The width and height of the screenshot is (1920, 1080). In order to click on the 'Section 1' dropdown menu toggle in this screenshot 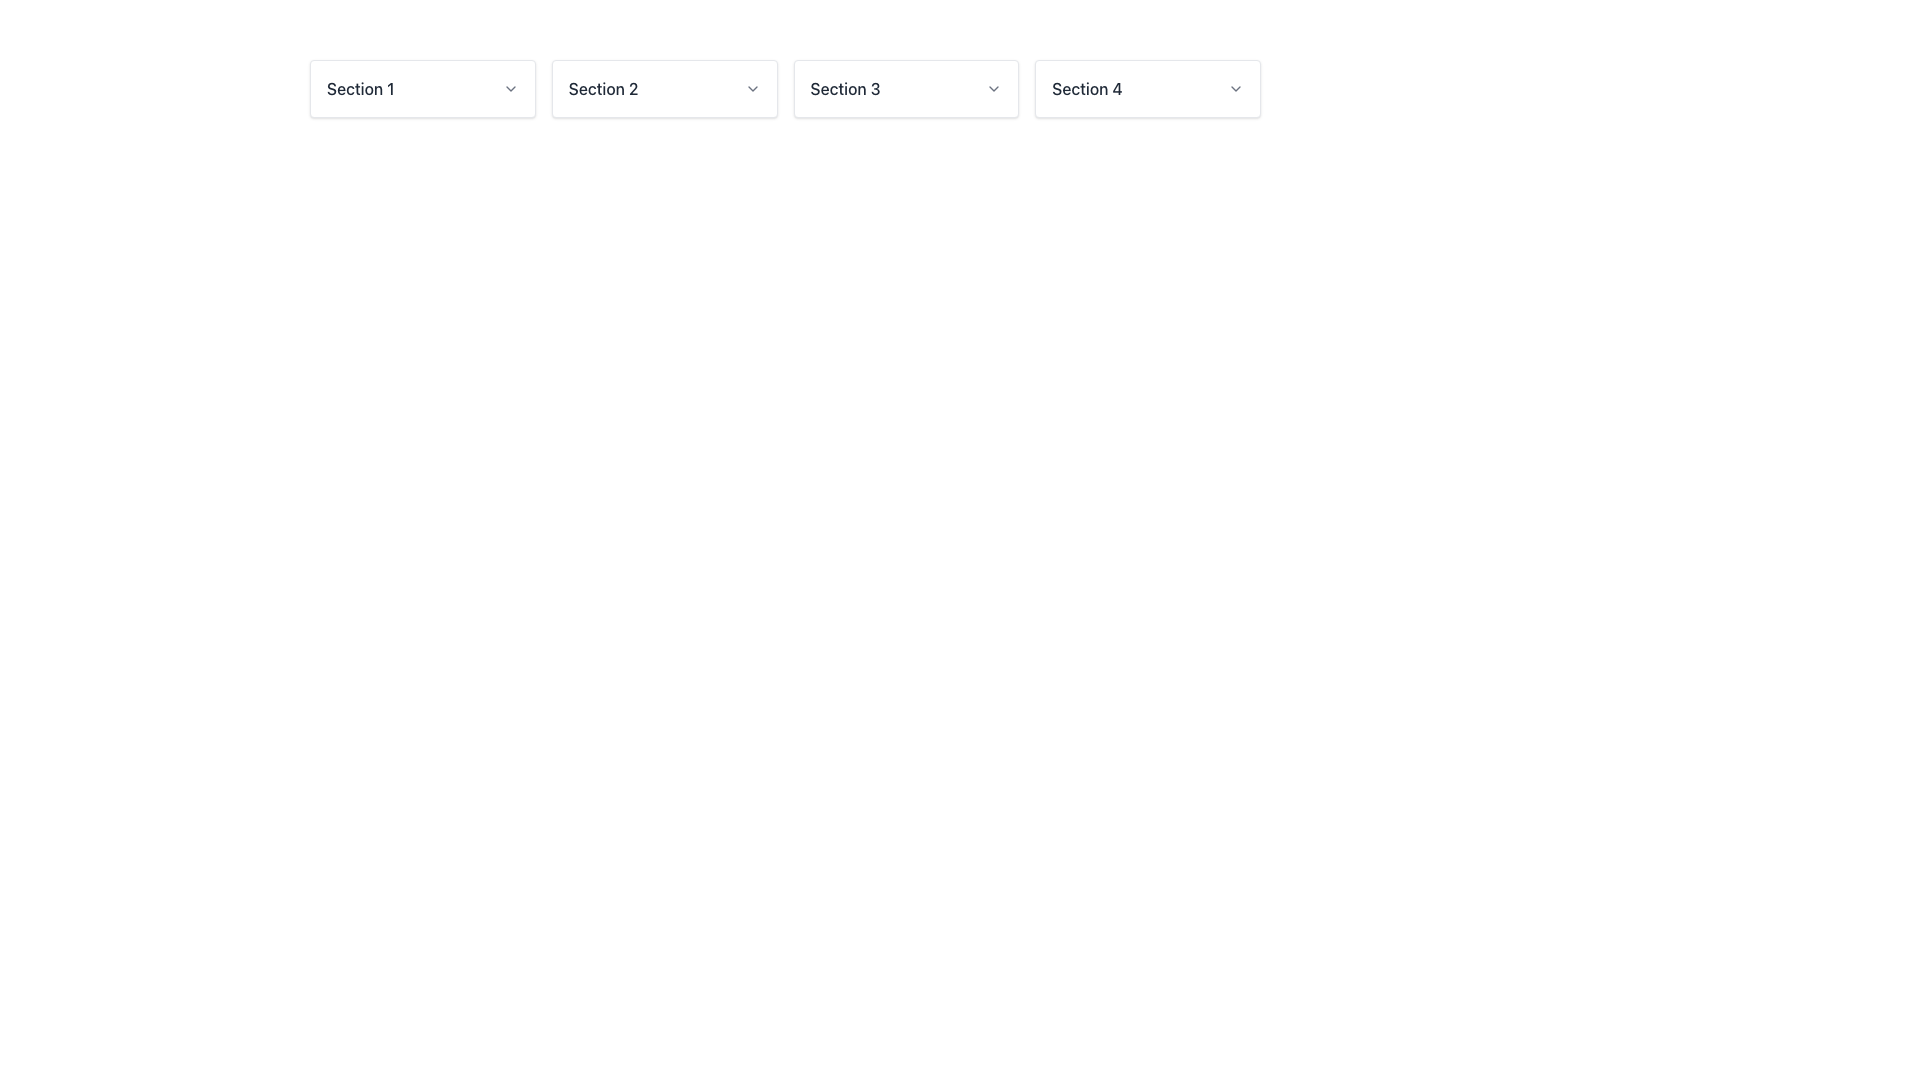, I will do `click(421, 87)`.